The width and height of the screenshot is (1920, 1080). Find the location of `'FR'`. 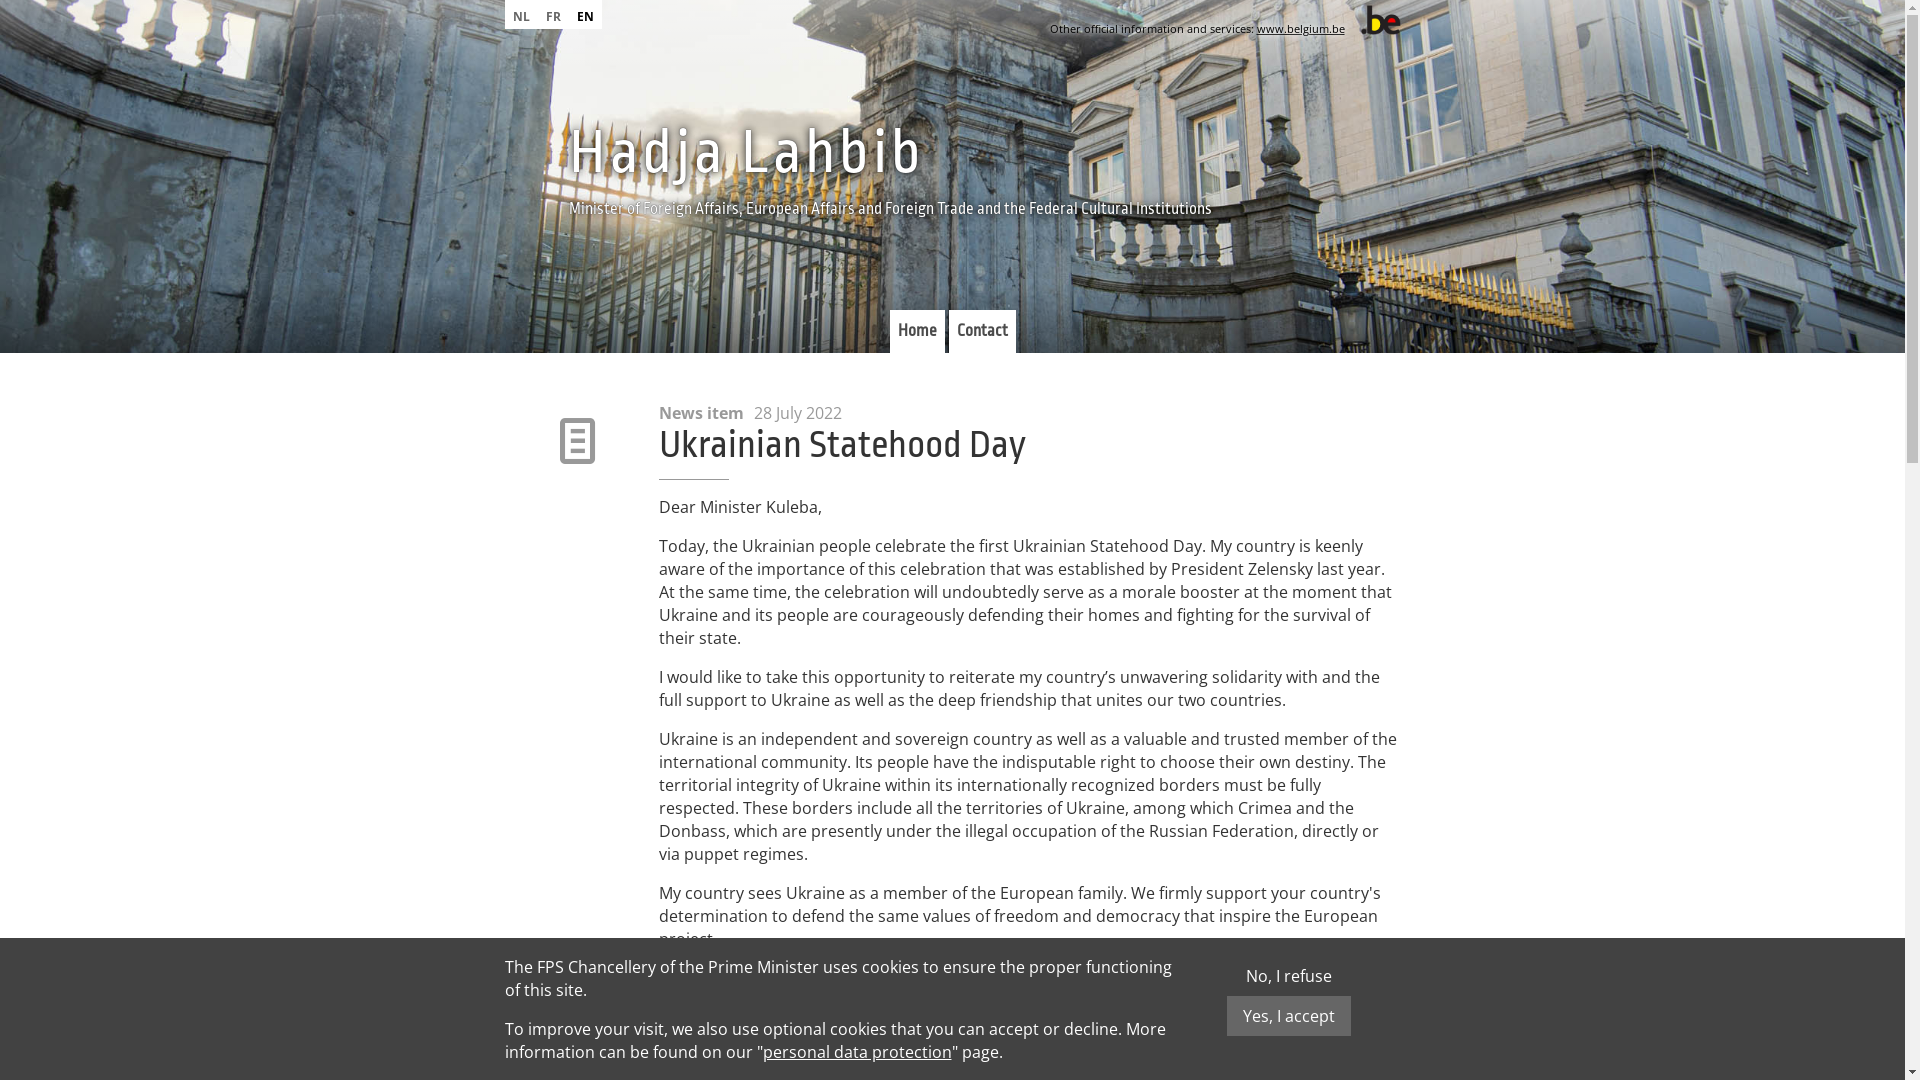

'FR' is located at coordinates (553, 15).